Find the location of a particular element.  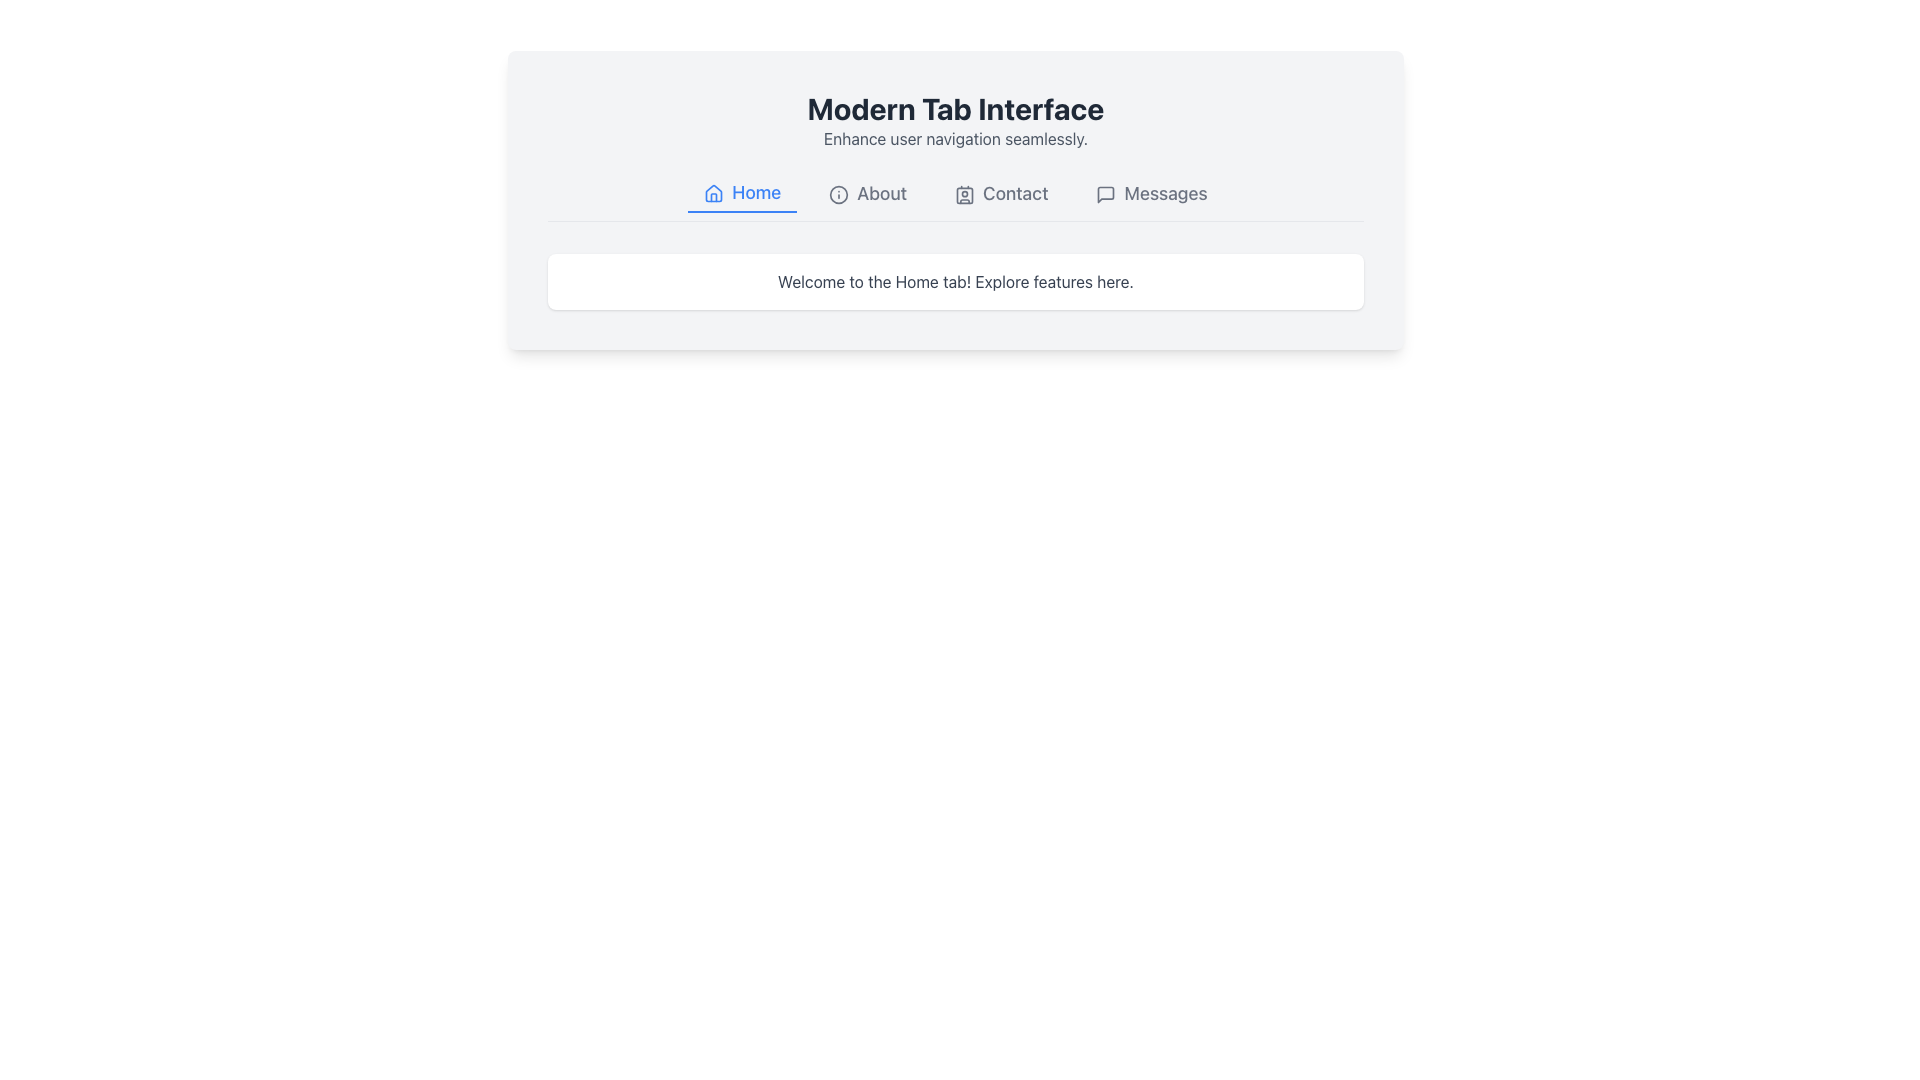

main title text positioned at the top of the interface, above the smaller text 'Enhance user navigation seamlessly' is located at coordinates (954, 108).